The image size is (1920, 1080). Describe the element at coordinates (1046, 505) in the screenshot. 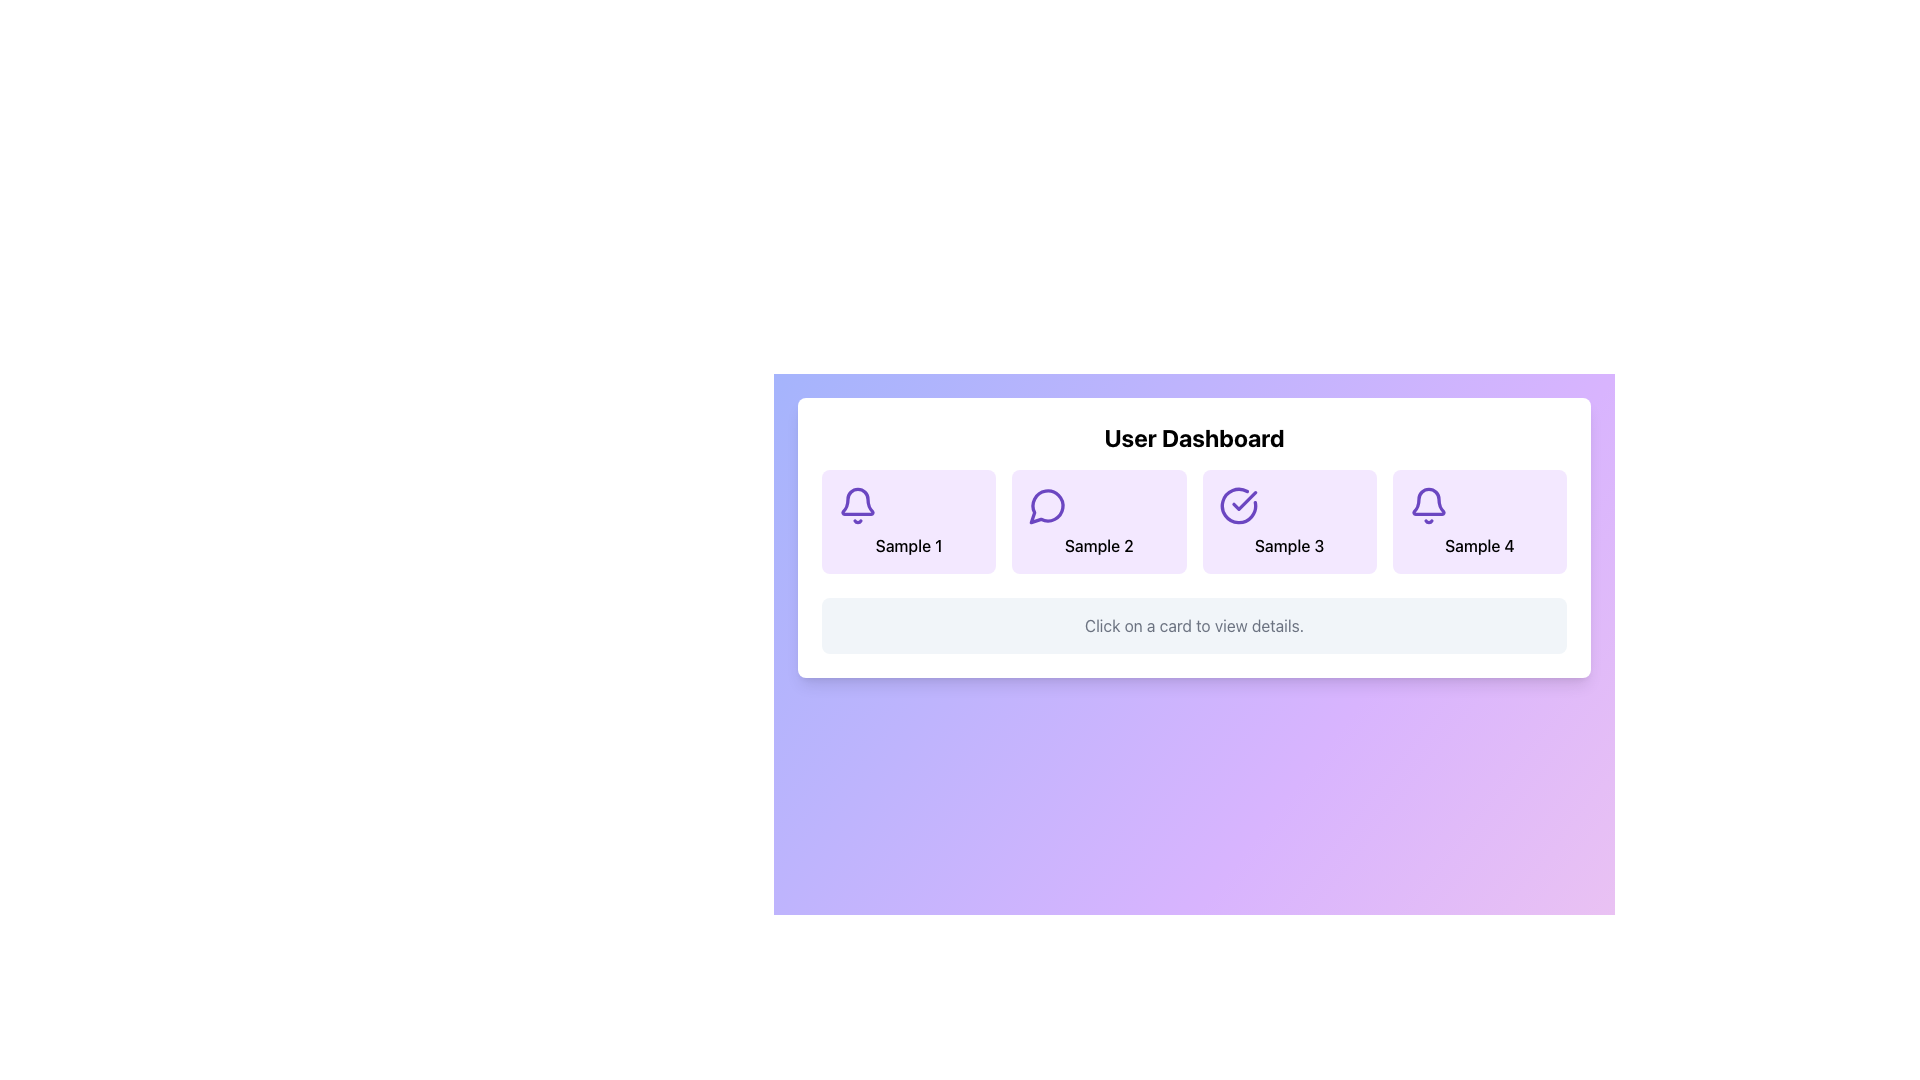

I see `the messaging icon located in the second card of the horizontal card layout under 'User Dashboard'` at that location.